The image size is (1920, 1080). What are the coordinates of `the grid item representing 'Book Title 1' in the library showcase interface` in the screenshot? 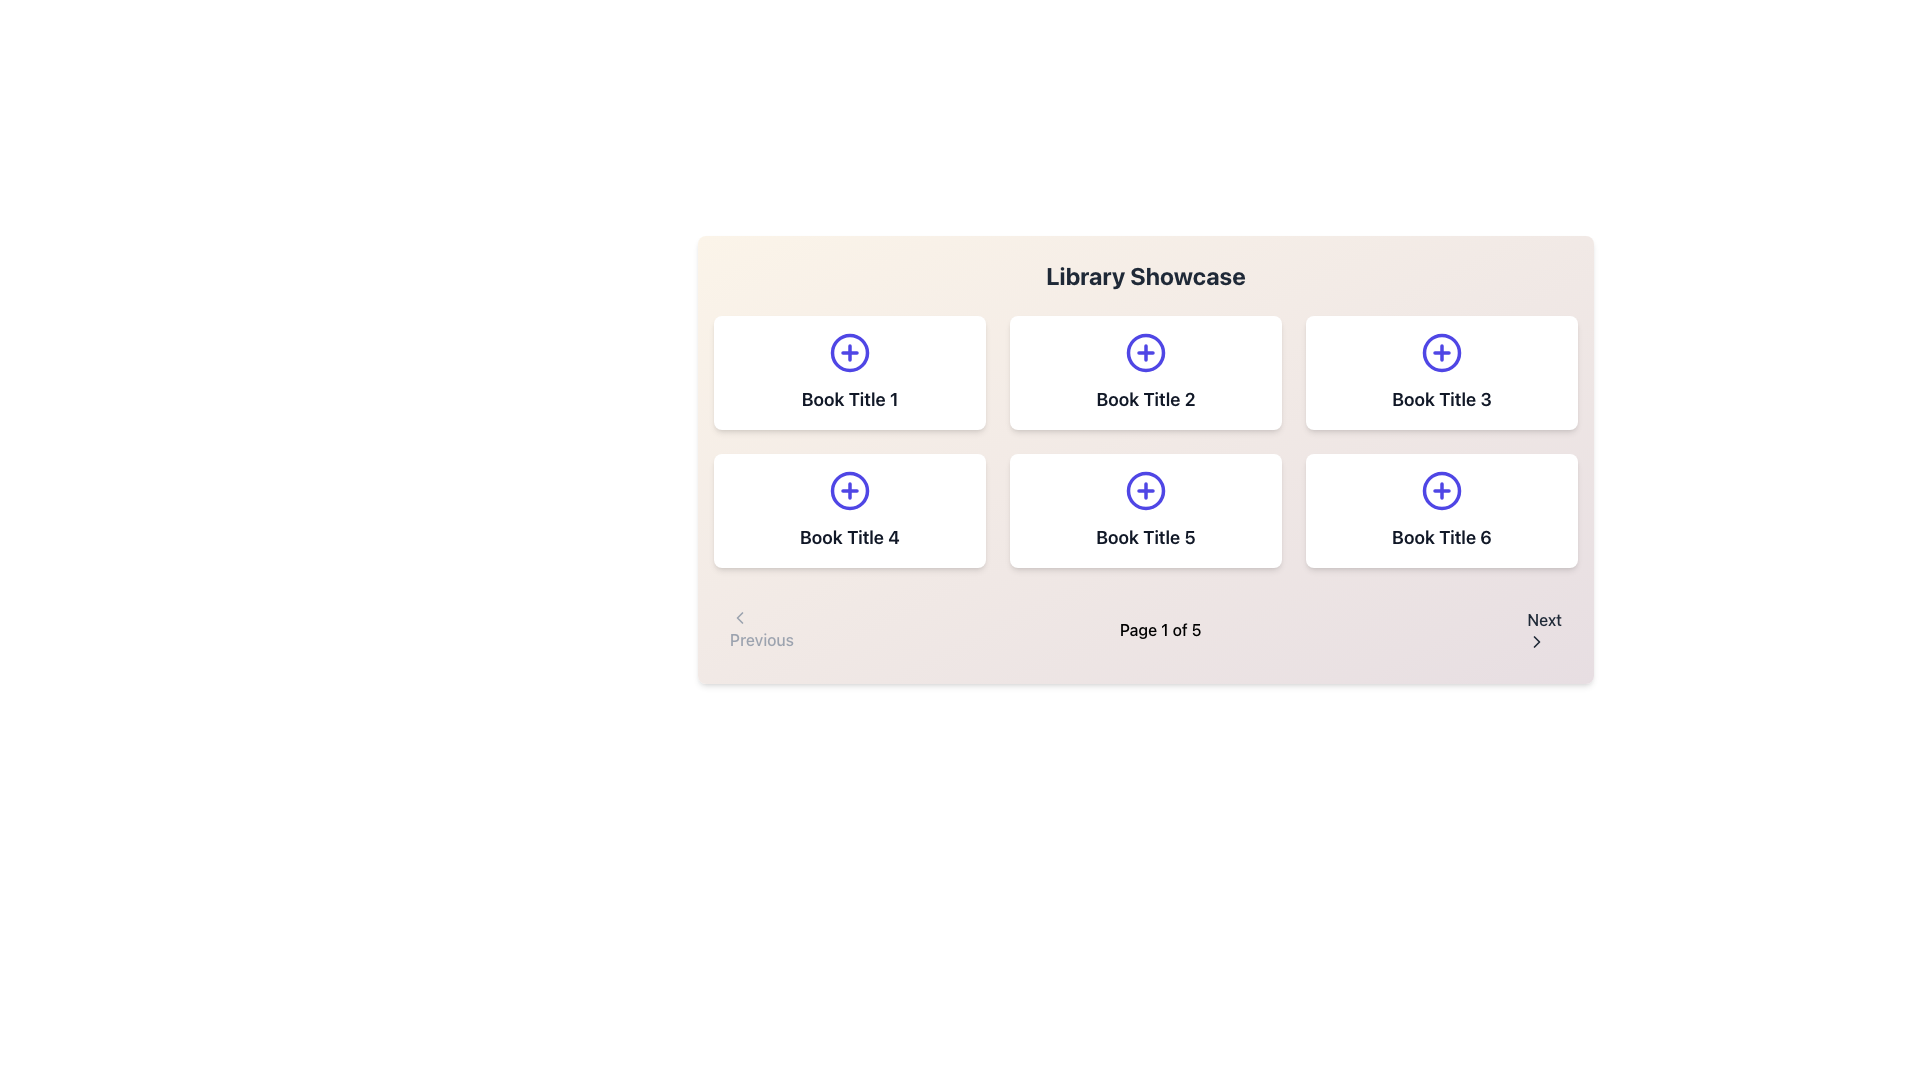 It's located at (849, 373).